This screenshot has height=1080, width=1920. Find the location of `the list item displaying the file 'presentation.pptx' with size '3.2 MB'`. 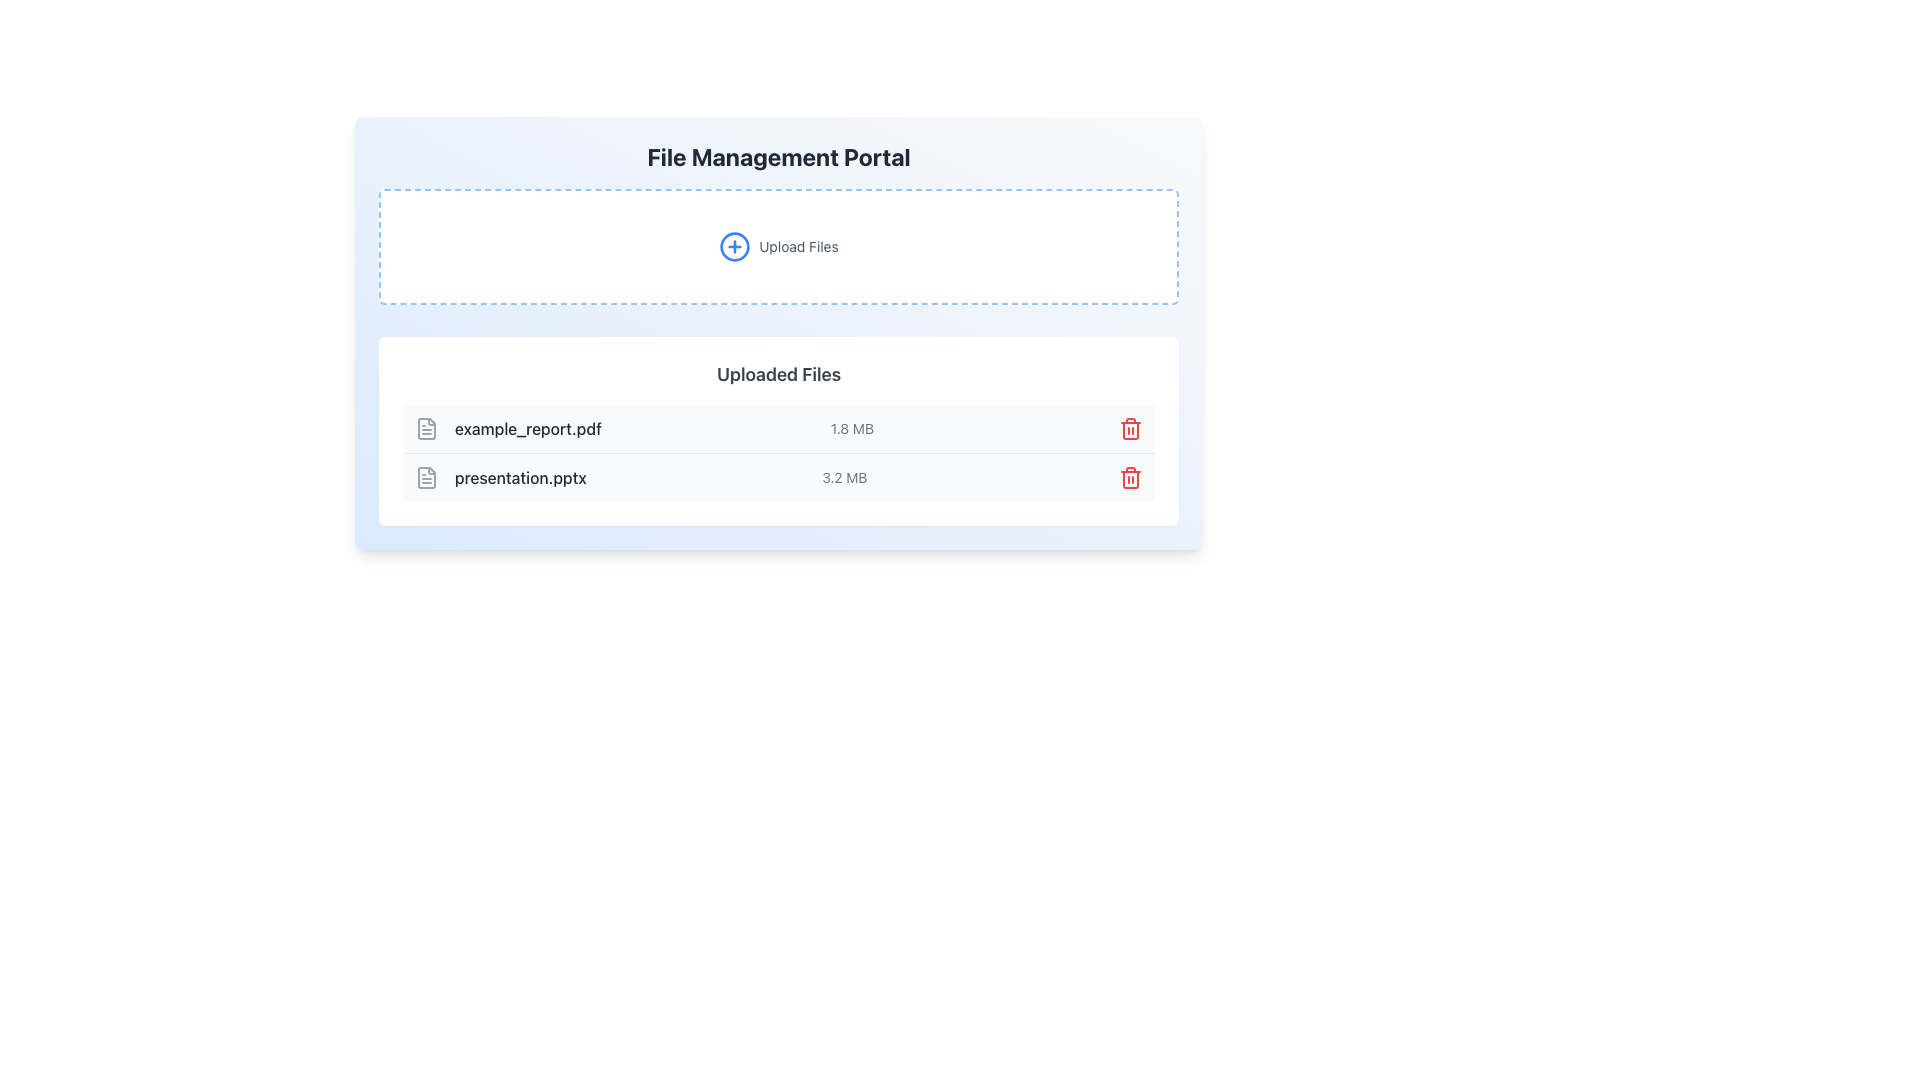

the list item displaying the file 'presentation.pptx' with size '3.2 MB' is located at coordinates (777, 478).